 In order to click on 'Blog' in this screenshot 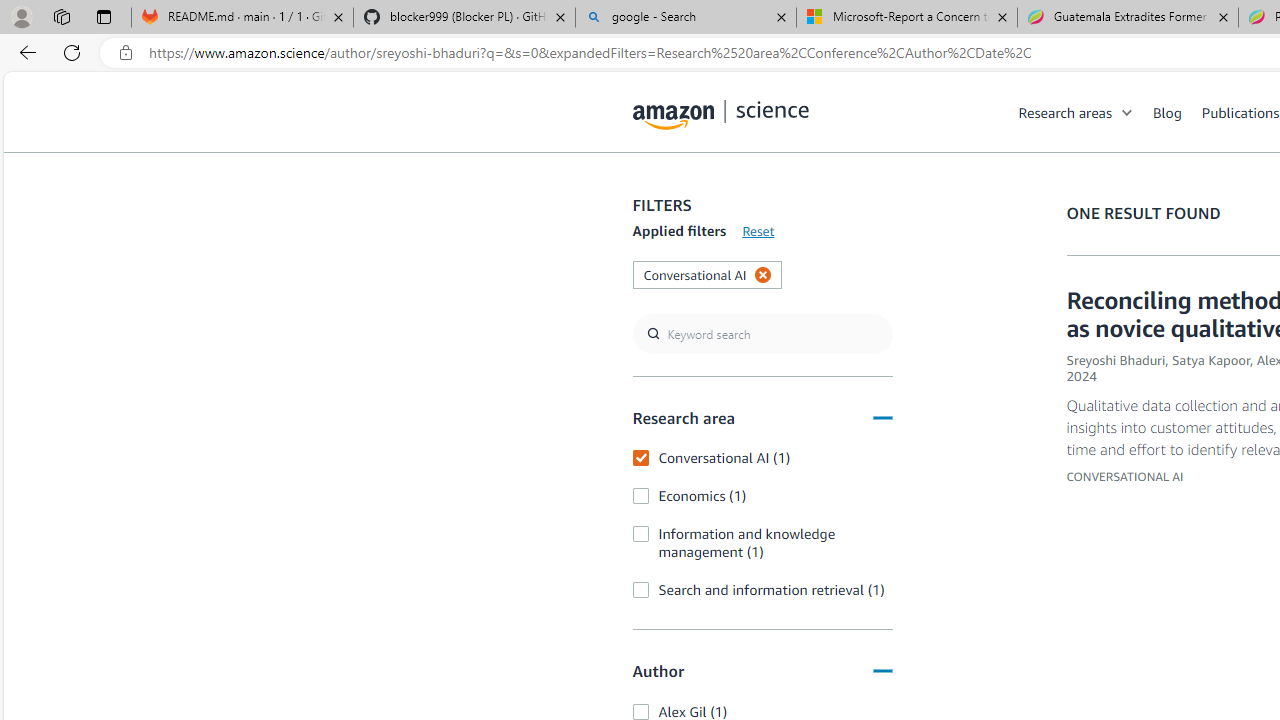, I will do `click(1167, 111)`.